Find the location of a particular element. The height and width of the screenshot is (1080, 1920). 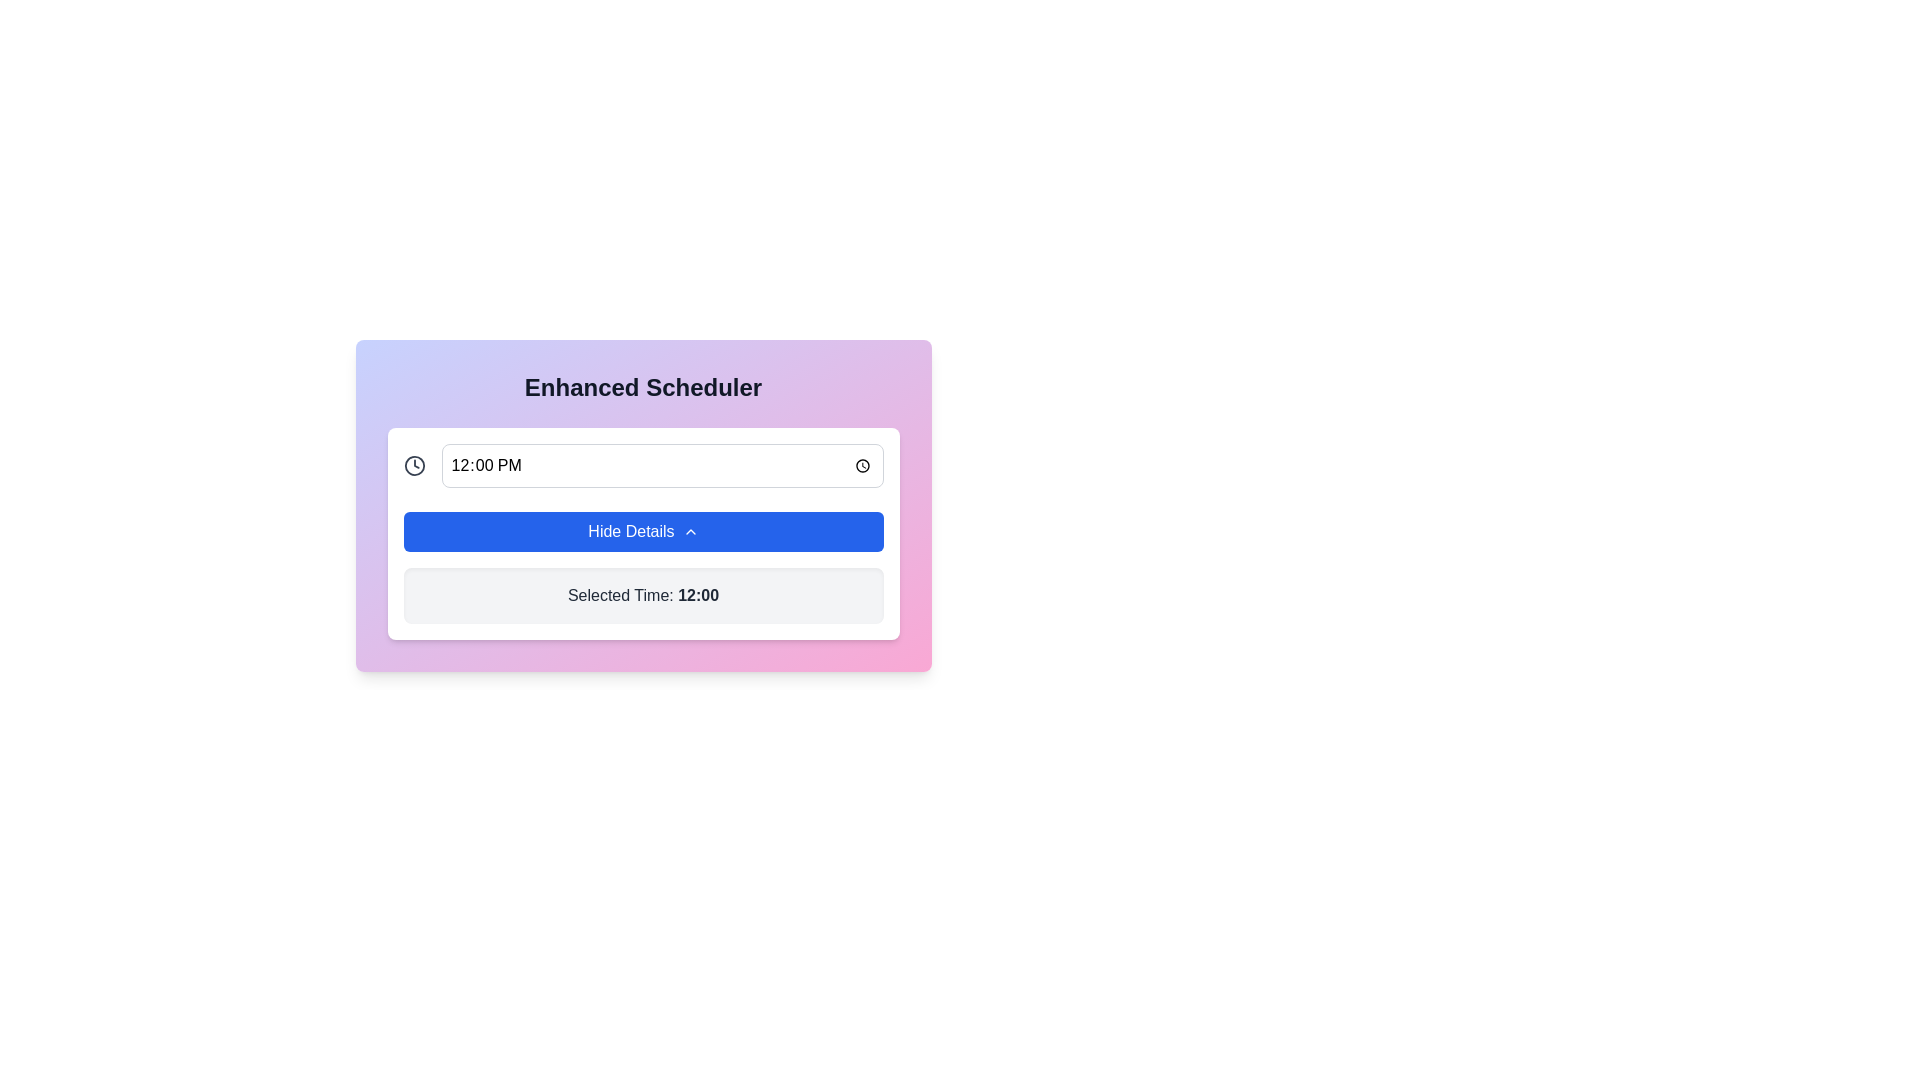

the text component displaying '12:00' in bold font, located on the right side of 'Selected Time:' in the bottom section of the interface is located at coordinates (698, 594).